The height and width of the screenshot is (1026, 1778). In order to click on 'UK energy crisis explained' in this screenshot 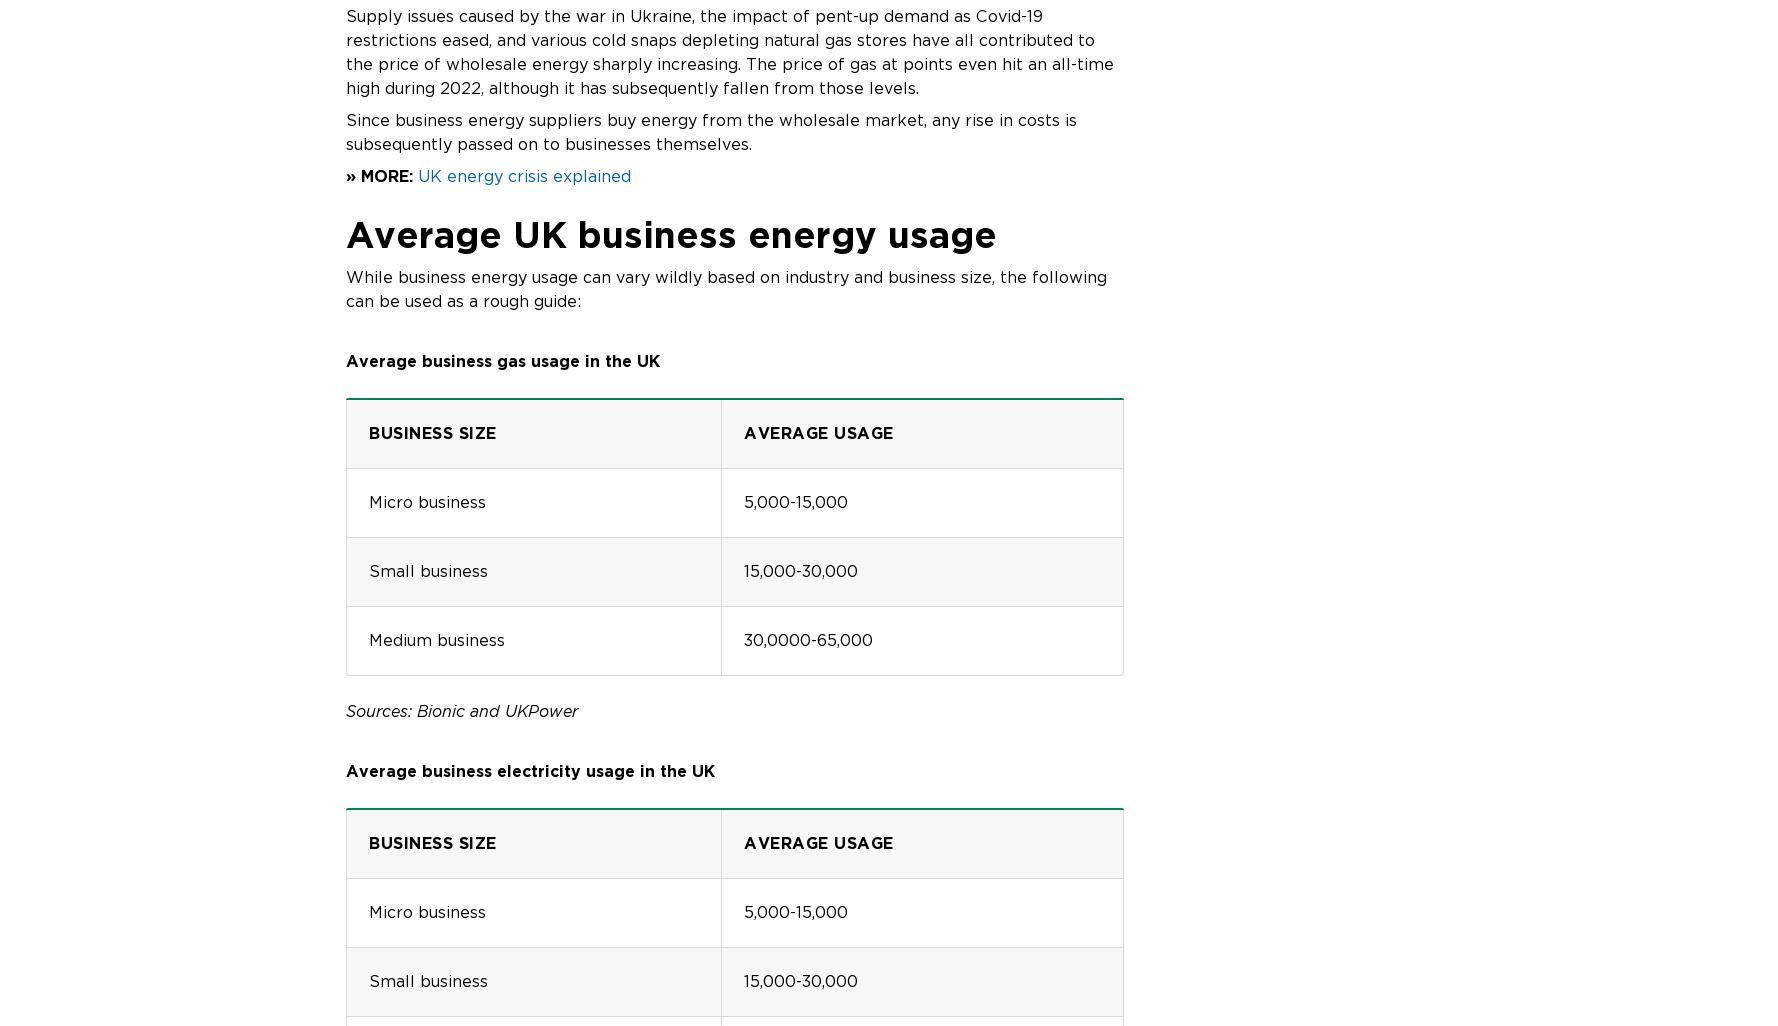, I will do `click(418, 174)`.